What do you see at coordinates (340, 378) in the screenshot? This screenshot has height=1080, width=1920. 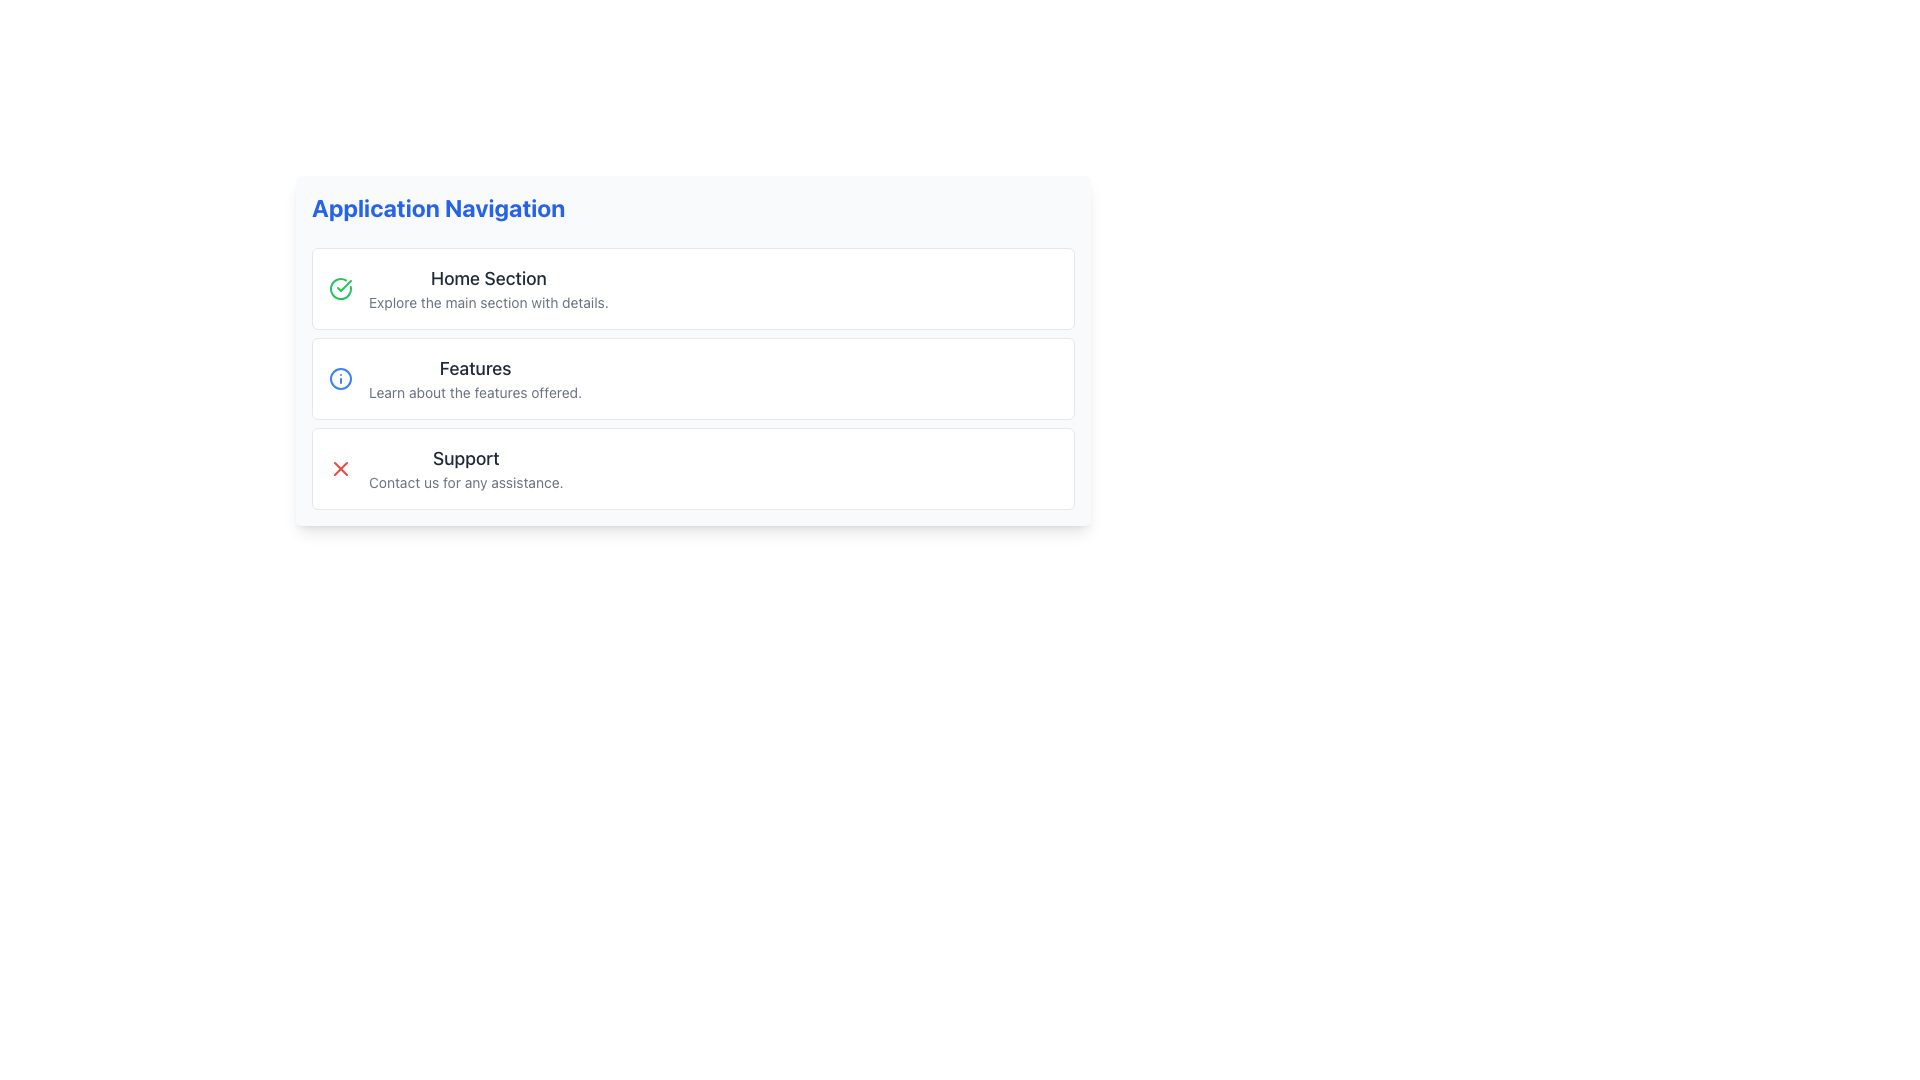 I see `the informational indicator icon located to the left of the 'Features' title within the 'Features' section` at bounding box center [340, 378].